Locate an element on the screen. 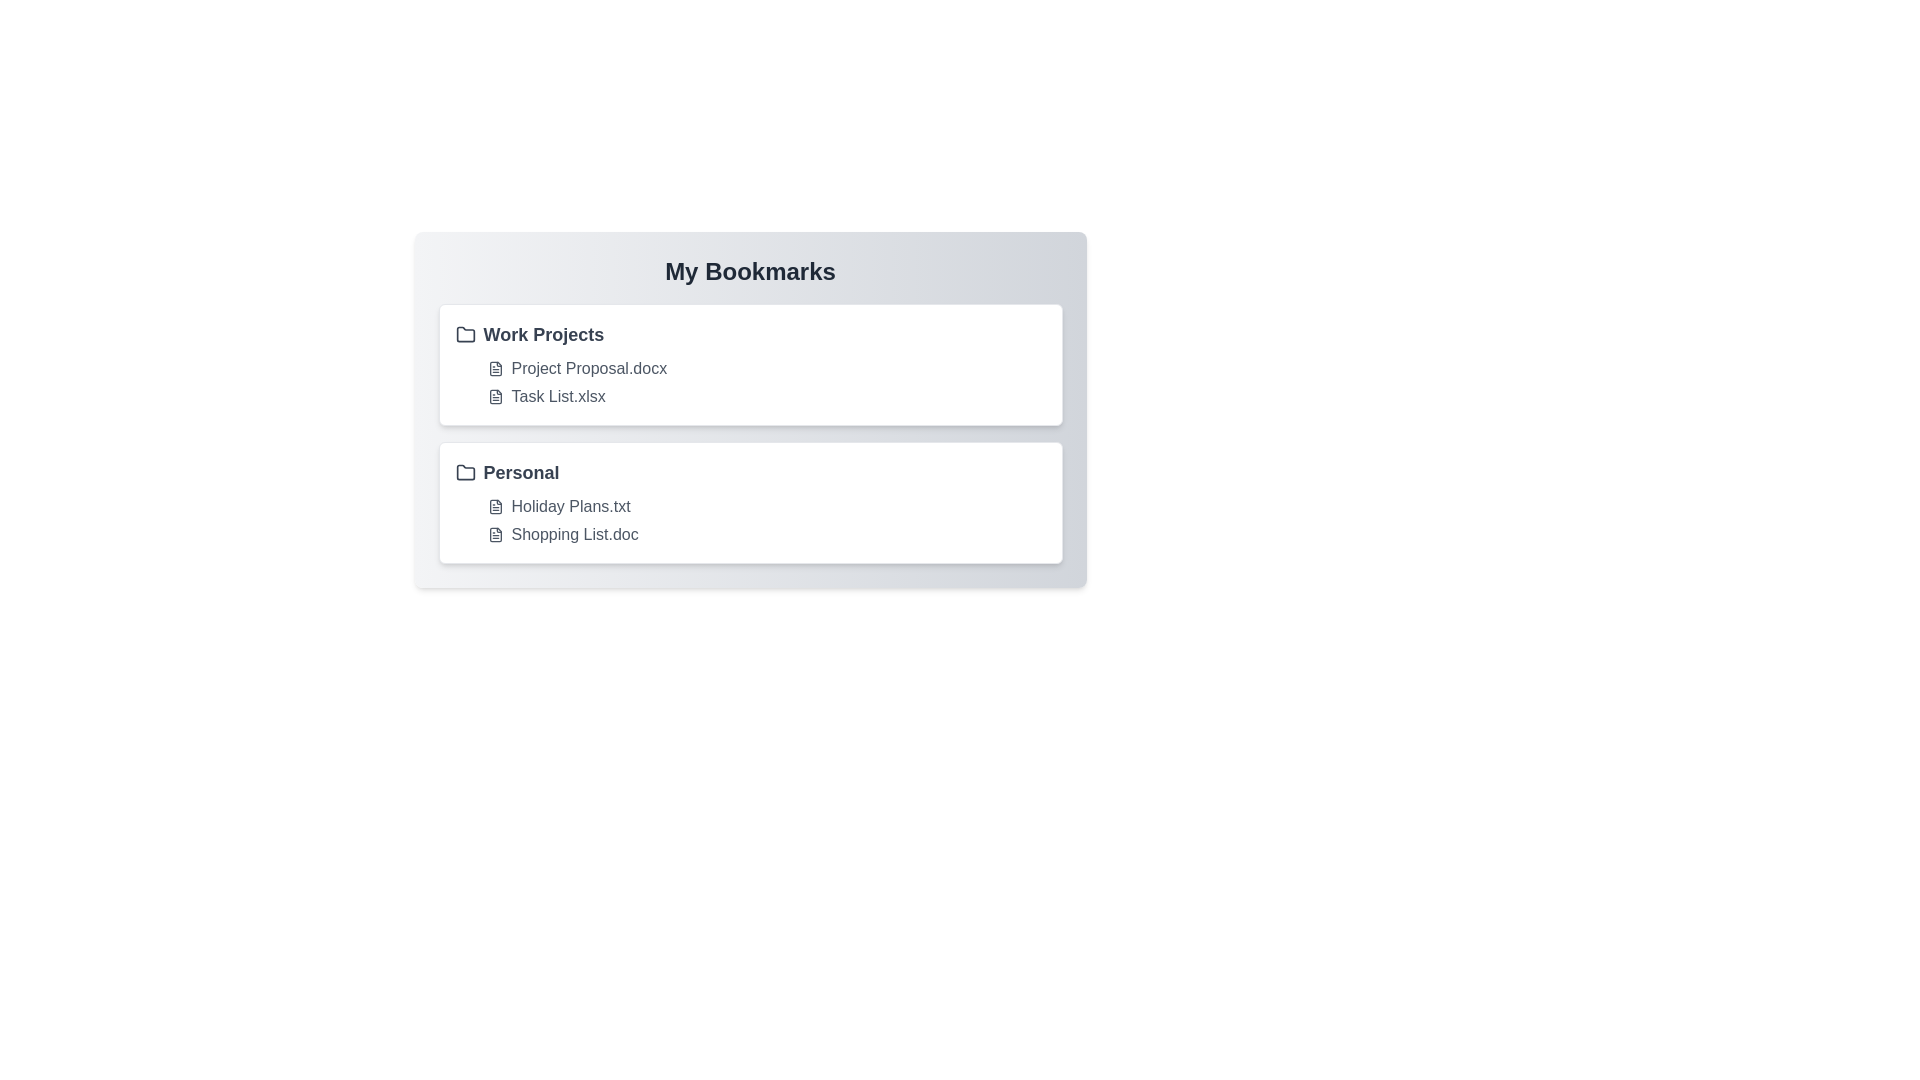 The width and height of the screenshot is (1920, 1080). the text label displaying 'Holiday Plans.txt' is located at coordinates (570, 505).